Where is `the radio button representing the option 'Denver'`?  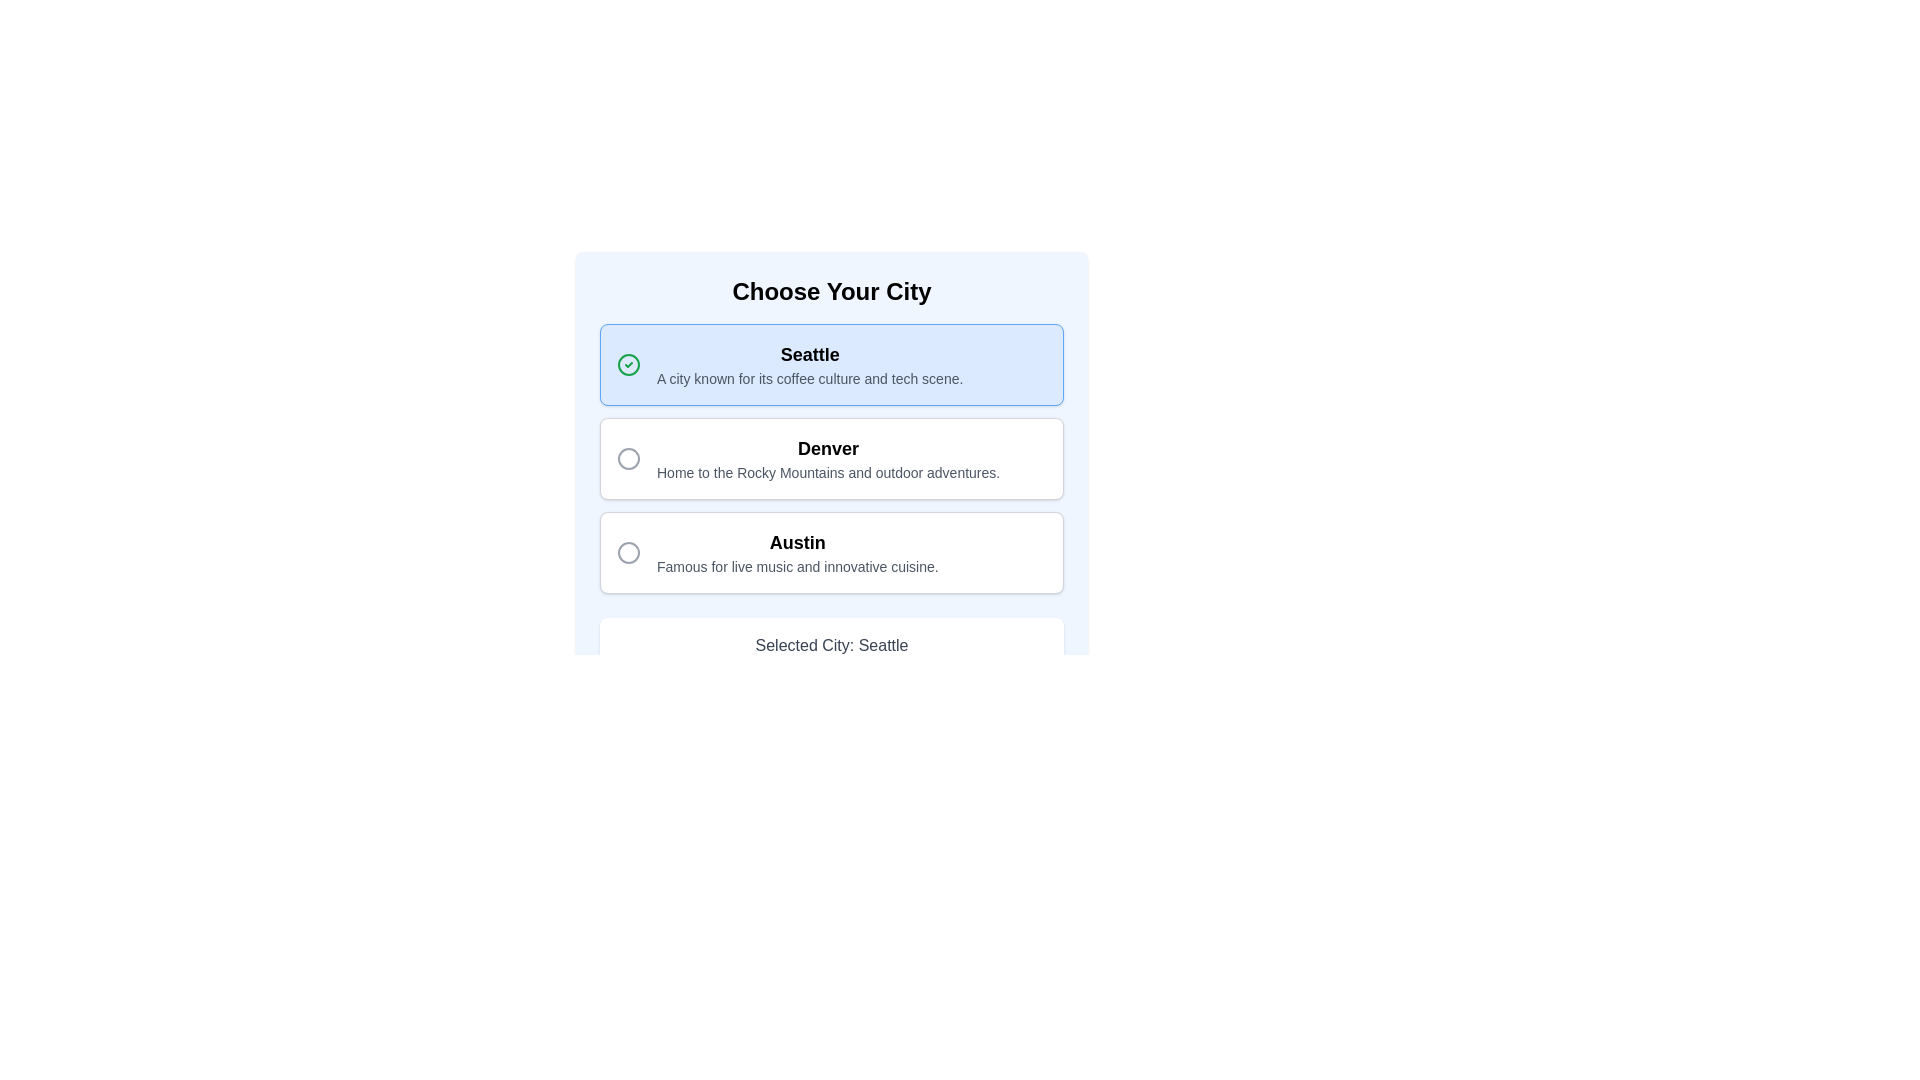 the radio button representing the option 'Denver' is located at coordinates (627, 459).